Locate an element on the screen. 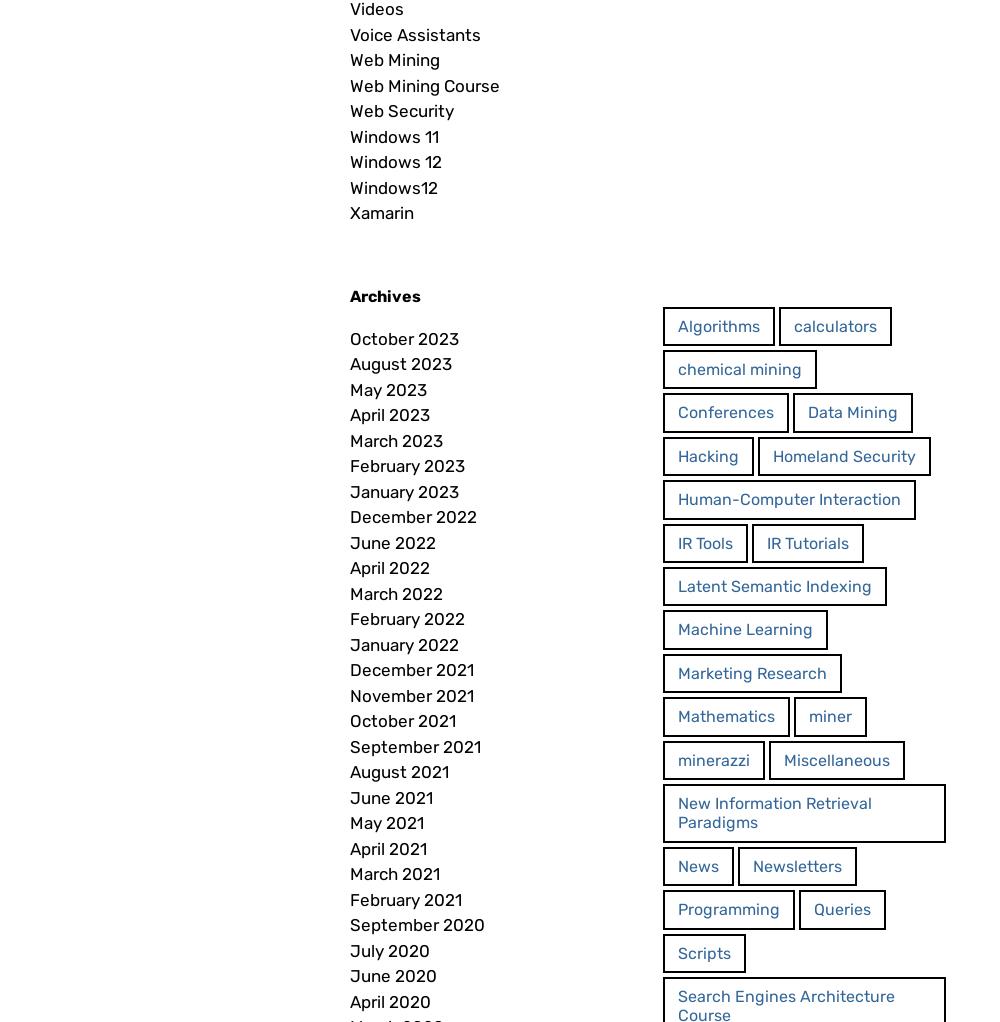 The width and height of the screenshot is (1000, 1022). 'New Information Retrieval Paradigms' is located at coordinates (774, 811).